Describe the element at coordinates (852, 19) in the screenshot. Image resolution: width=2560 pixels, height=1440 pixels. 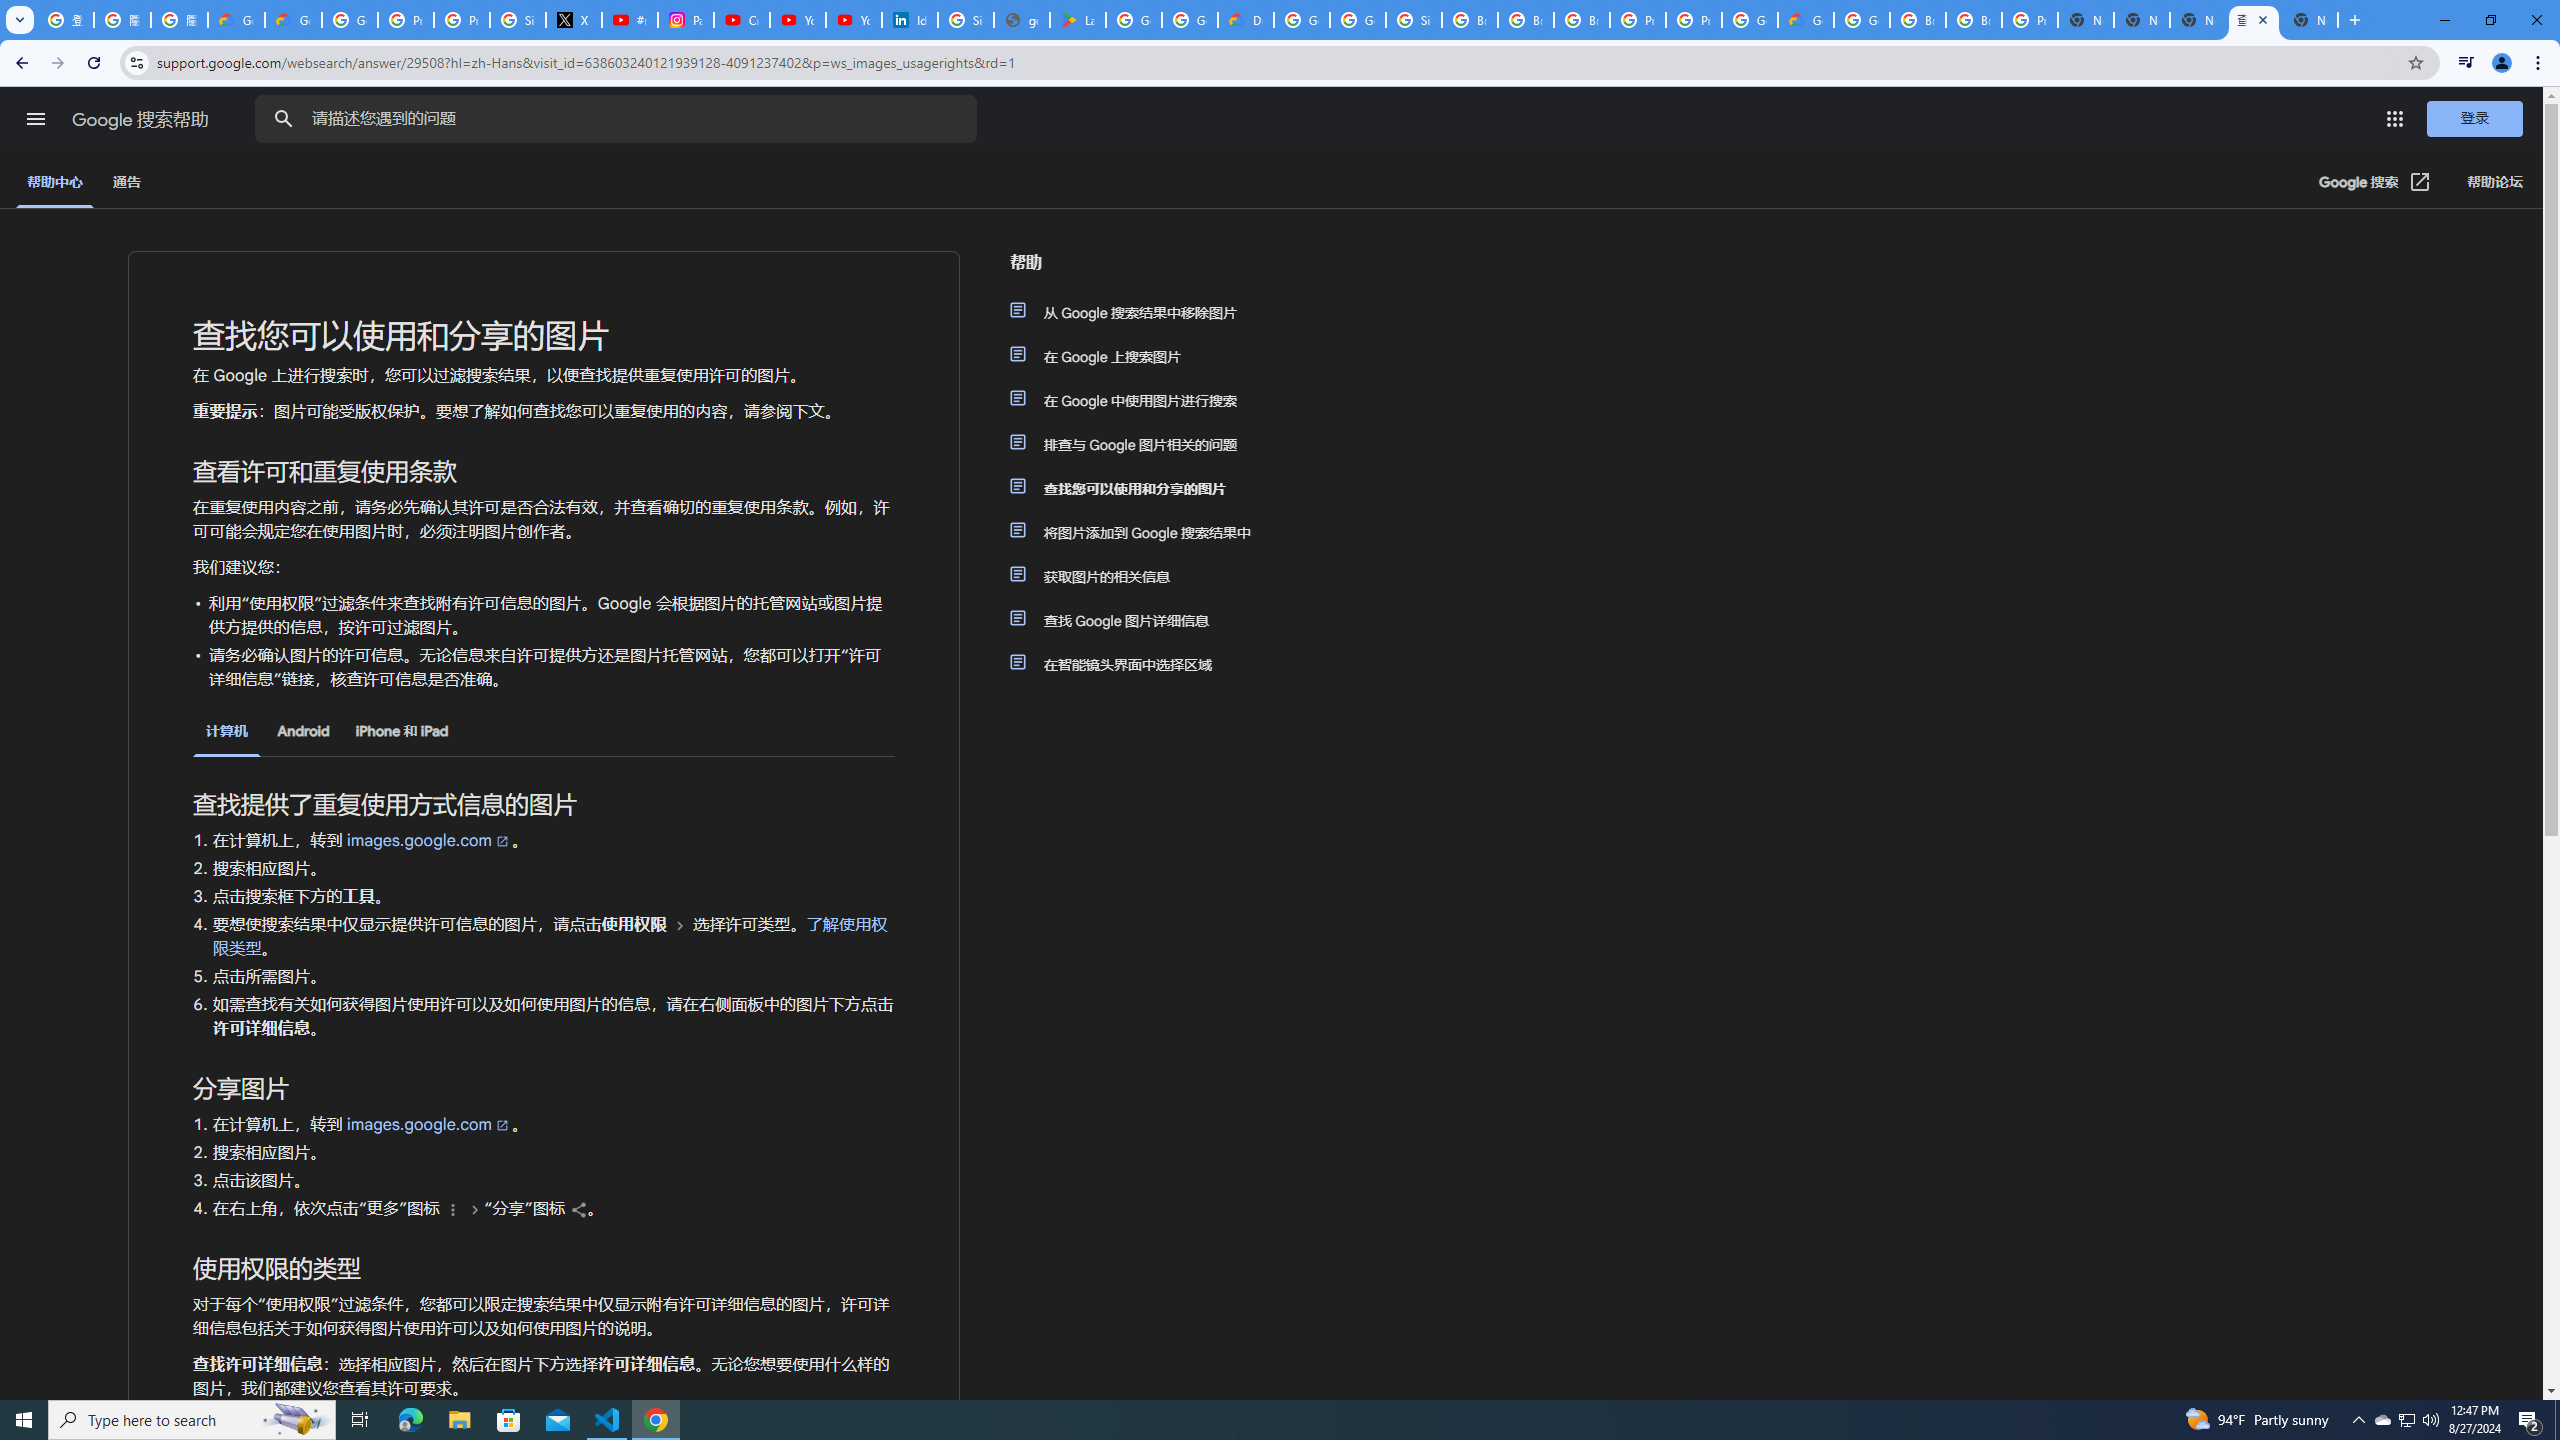
I see `'YouTube Culture & Trends - YouTube Top 10, 2021'` at that location.